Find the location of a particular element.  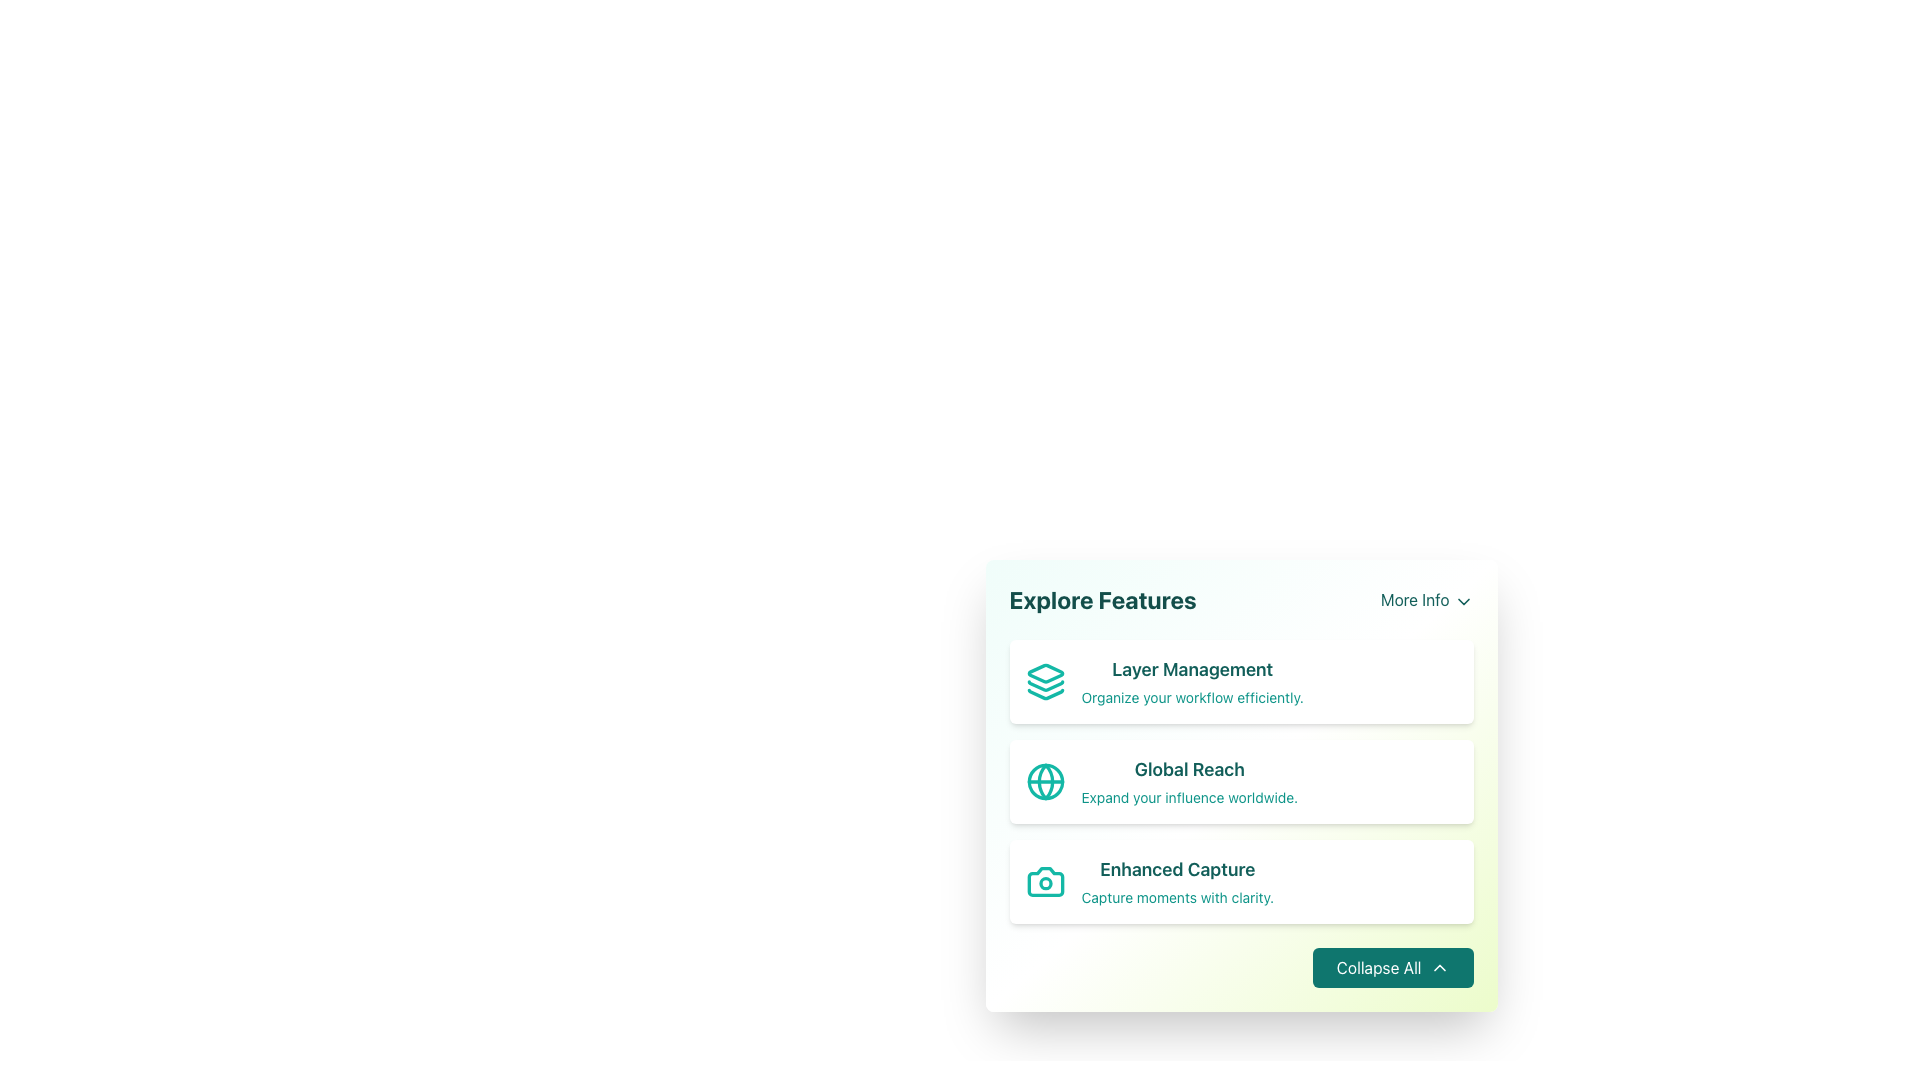

the small circular decorative element within the teal camera icon in the 'Enhanced Capture' section located at the bottom of the feature list is located at coordinates (1044, 882).